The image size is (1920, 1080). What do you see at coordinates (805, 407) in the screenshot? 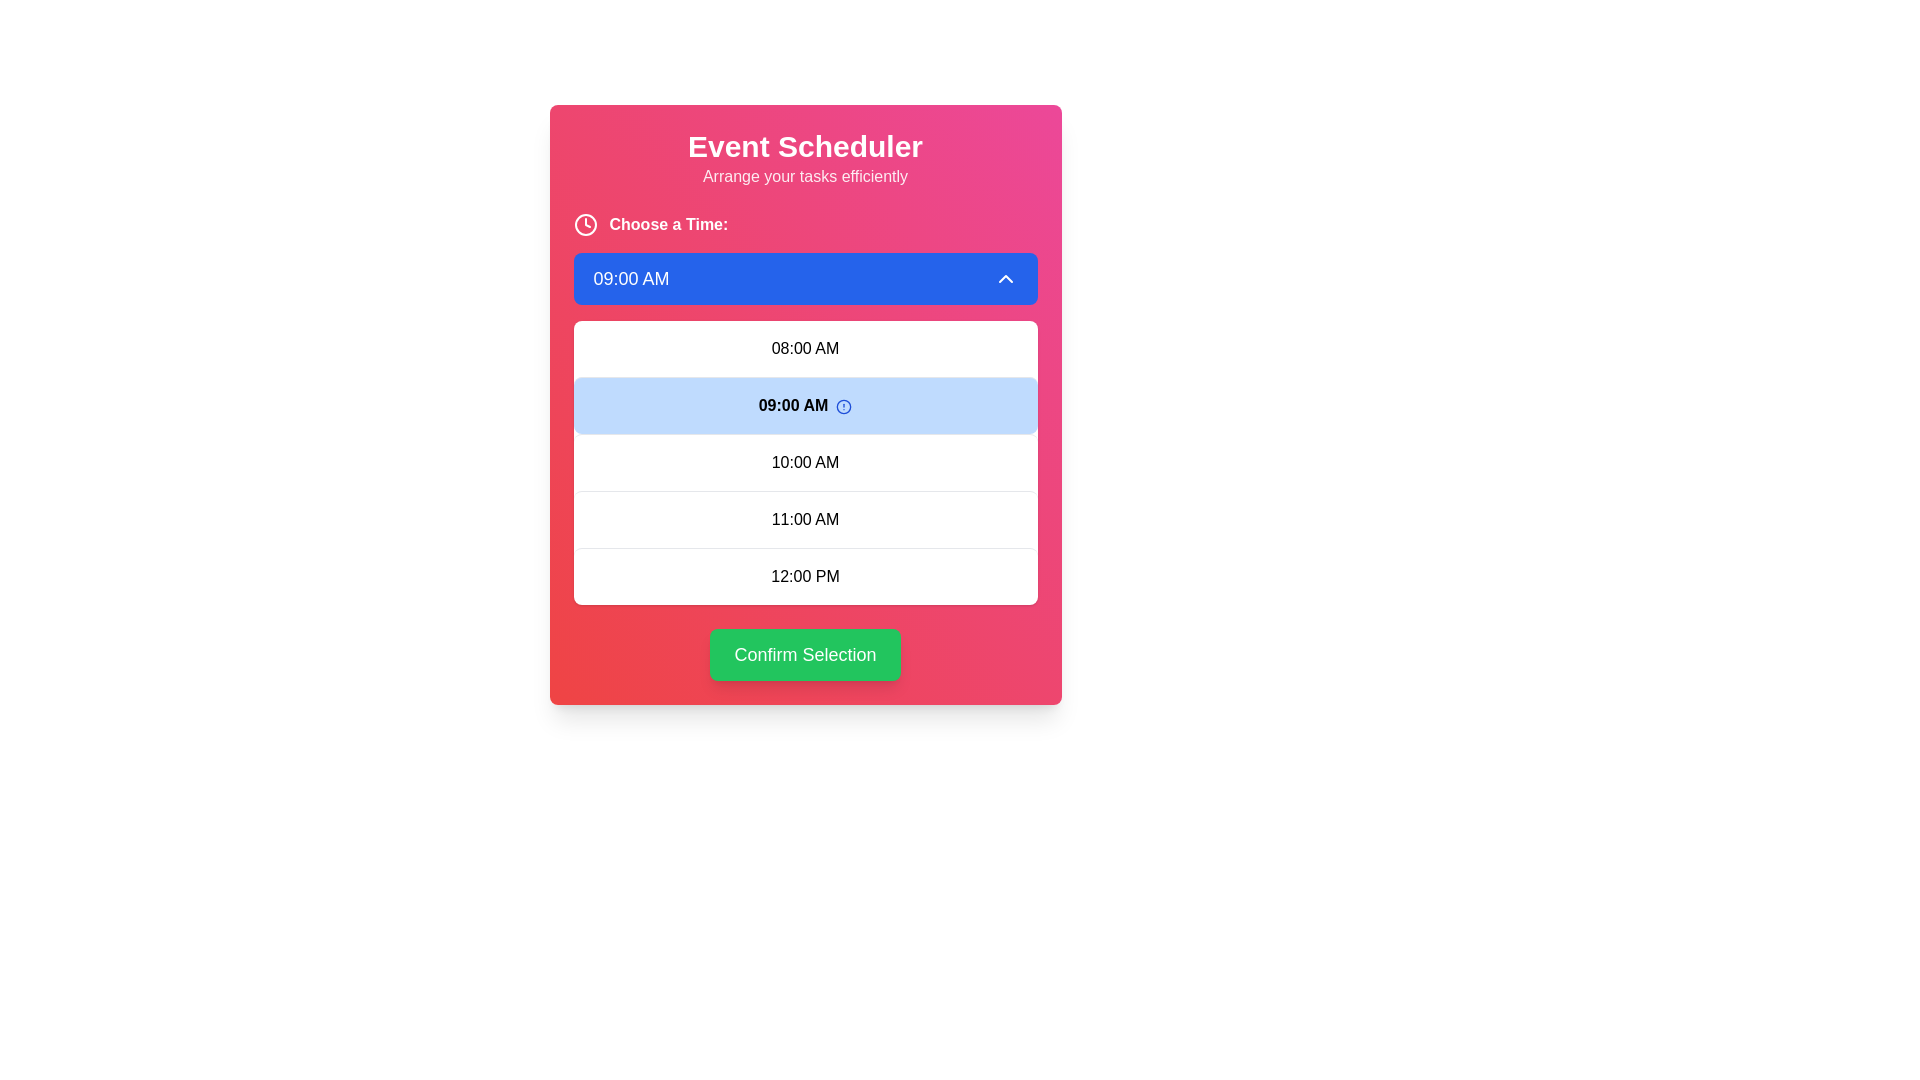
I see `the dropdown menu list item with the light blue background and bold text '09:00 AM'` at bounding box center [805, 407].